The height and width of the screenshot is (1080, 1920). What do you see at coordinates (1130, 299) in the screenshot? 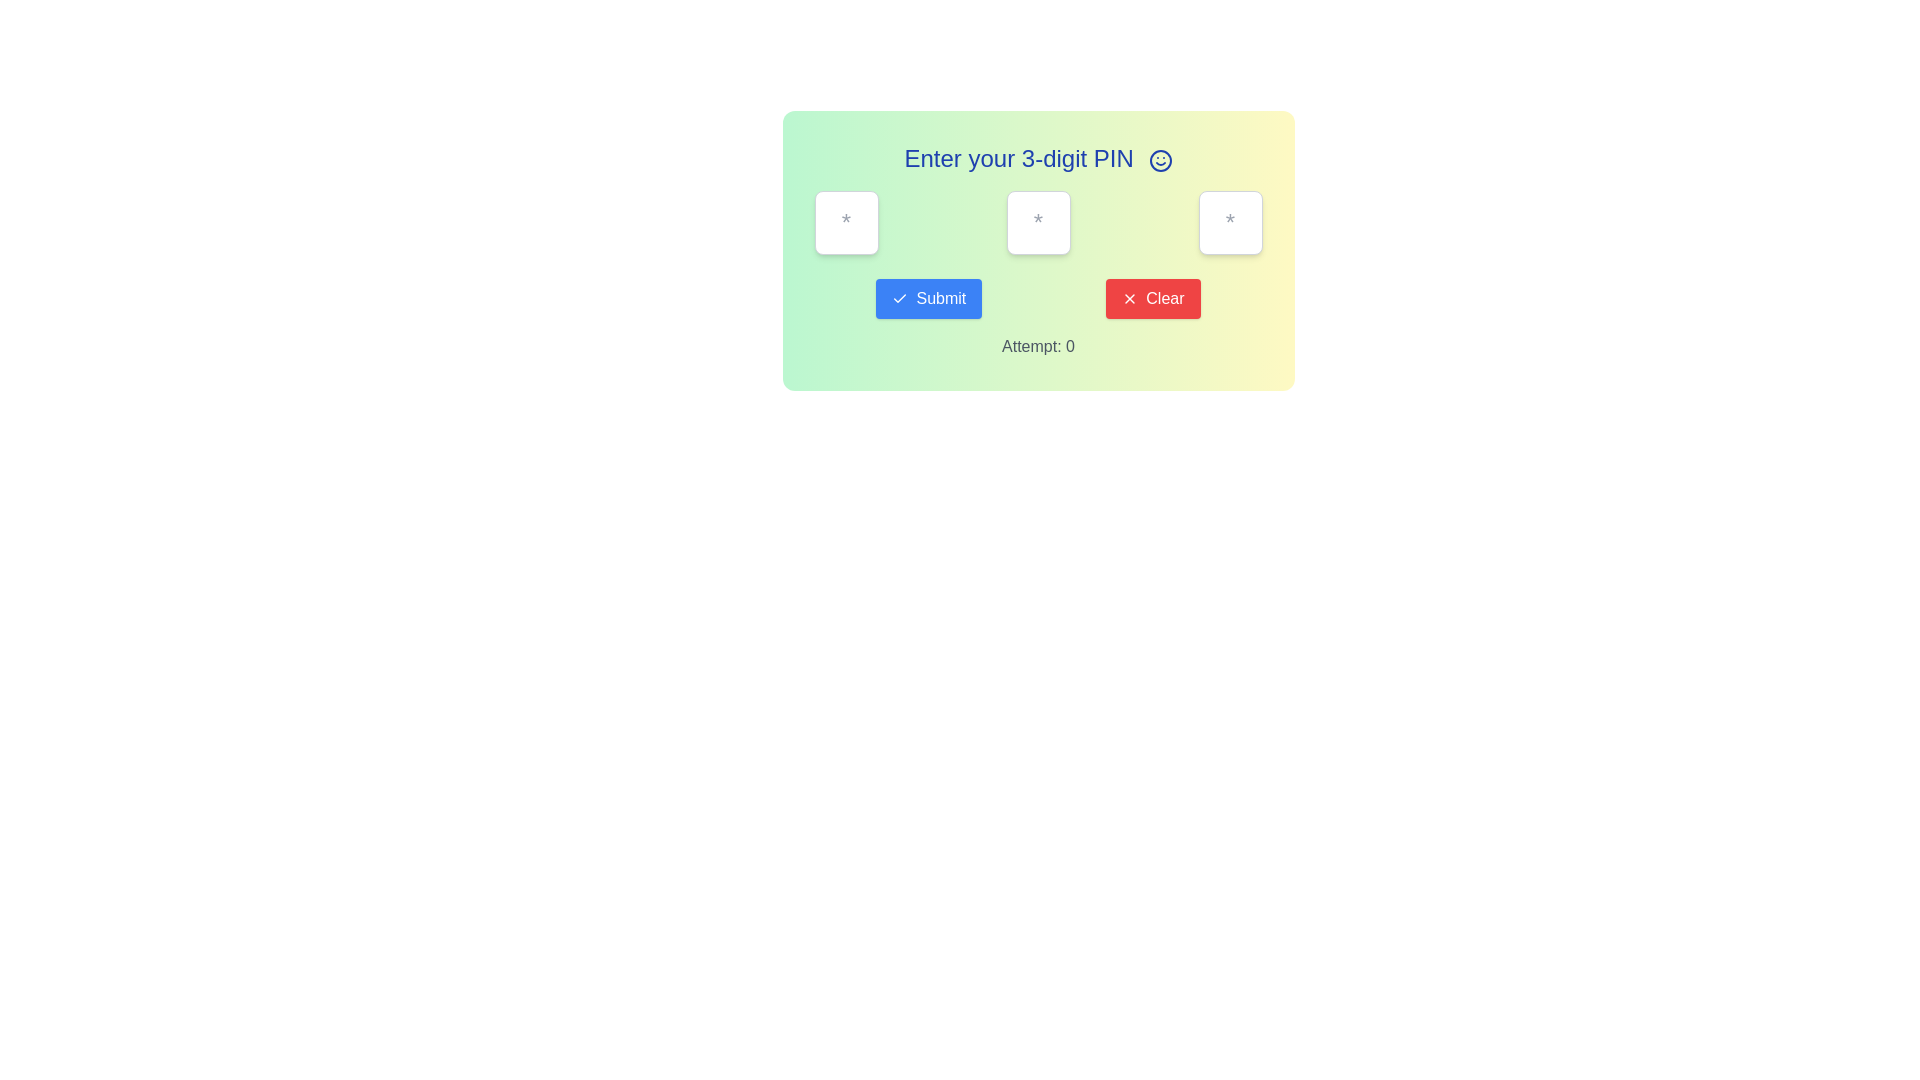
I see `the icon inside the red rectangular button labeled 'Clear' to clear the input fields for the 3-digit PIN` at bounding box center [1130, 299].